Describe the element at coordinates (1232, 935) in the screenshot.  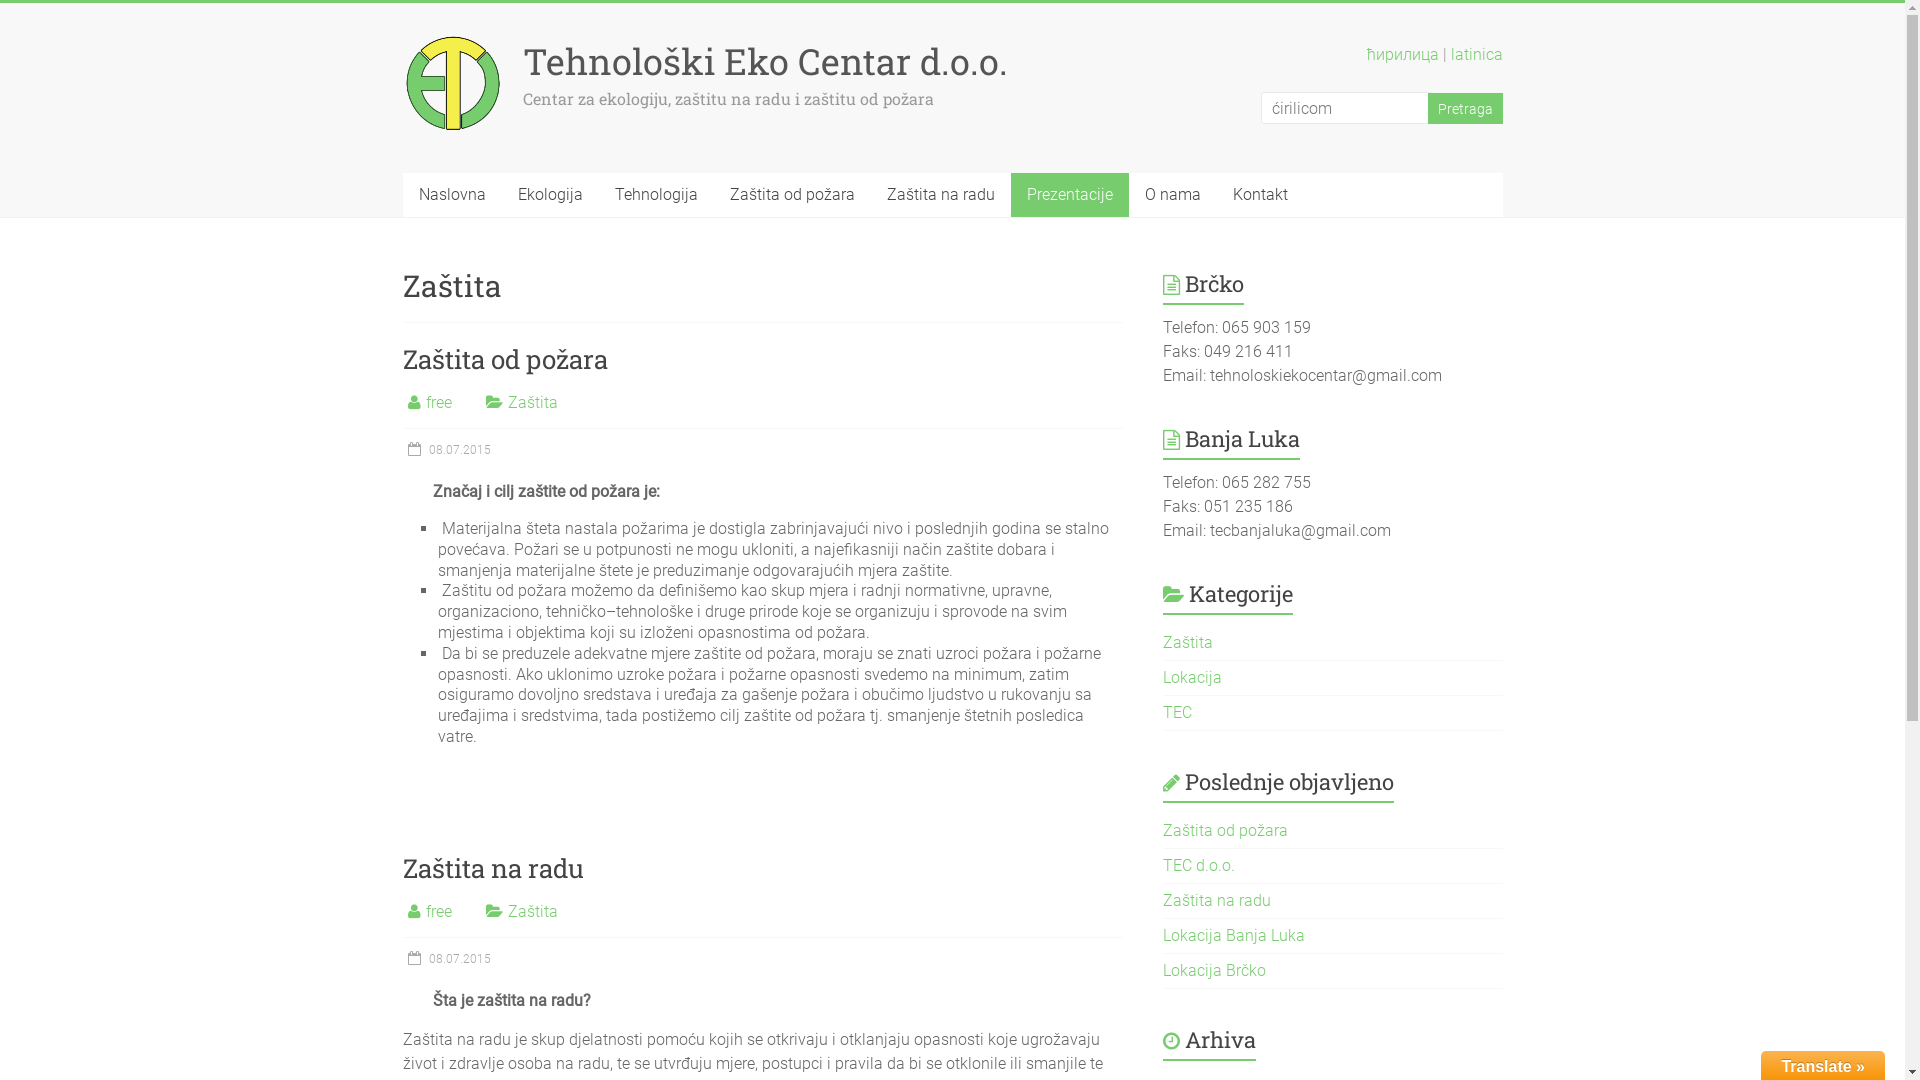
I see `'Lokacija Banja Luka'` at that location.